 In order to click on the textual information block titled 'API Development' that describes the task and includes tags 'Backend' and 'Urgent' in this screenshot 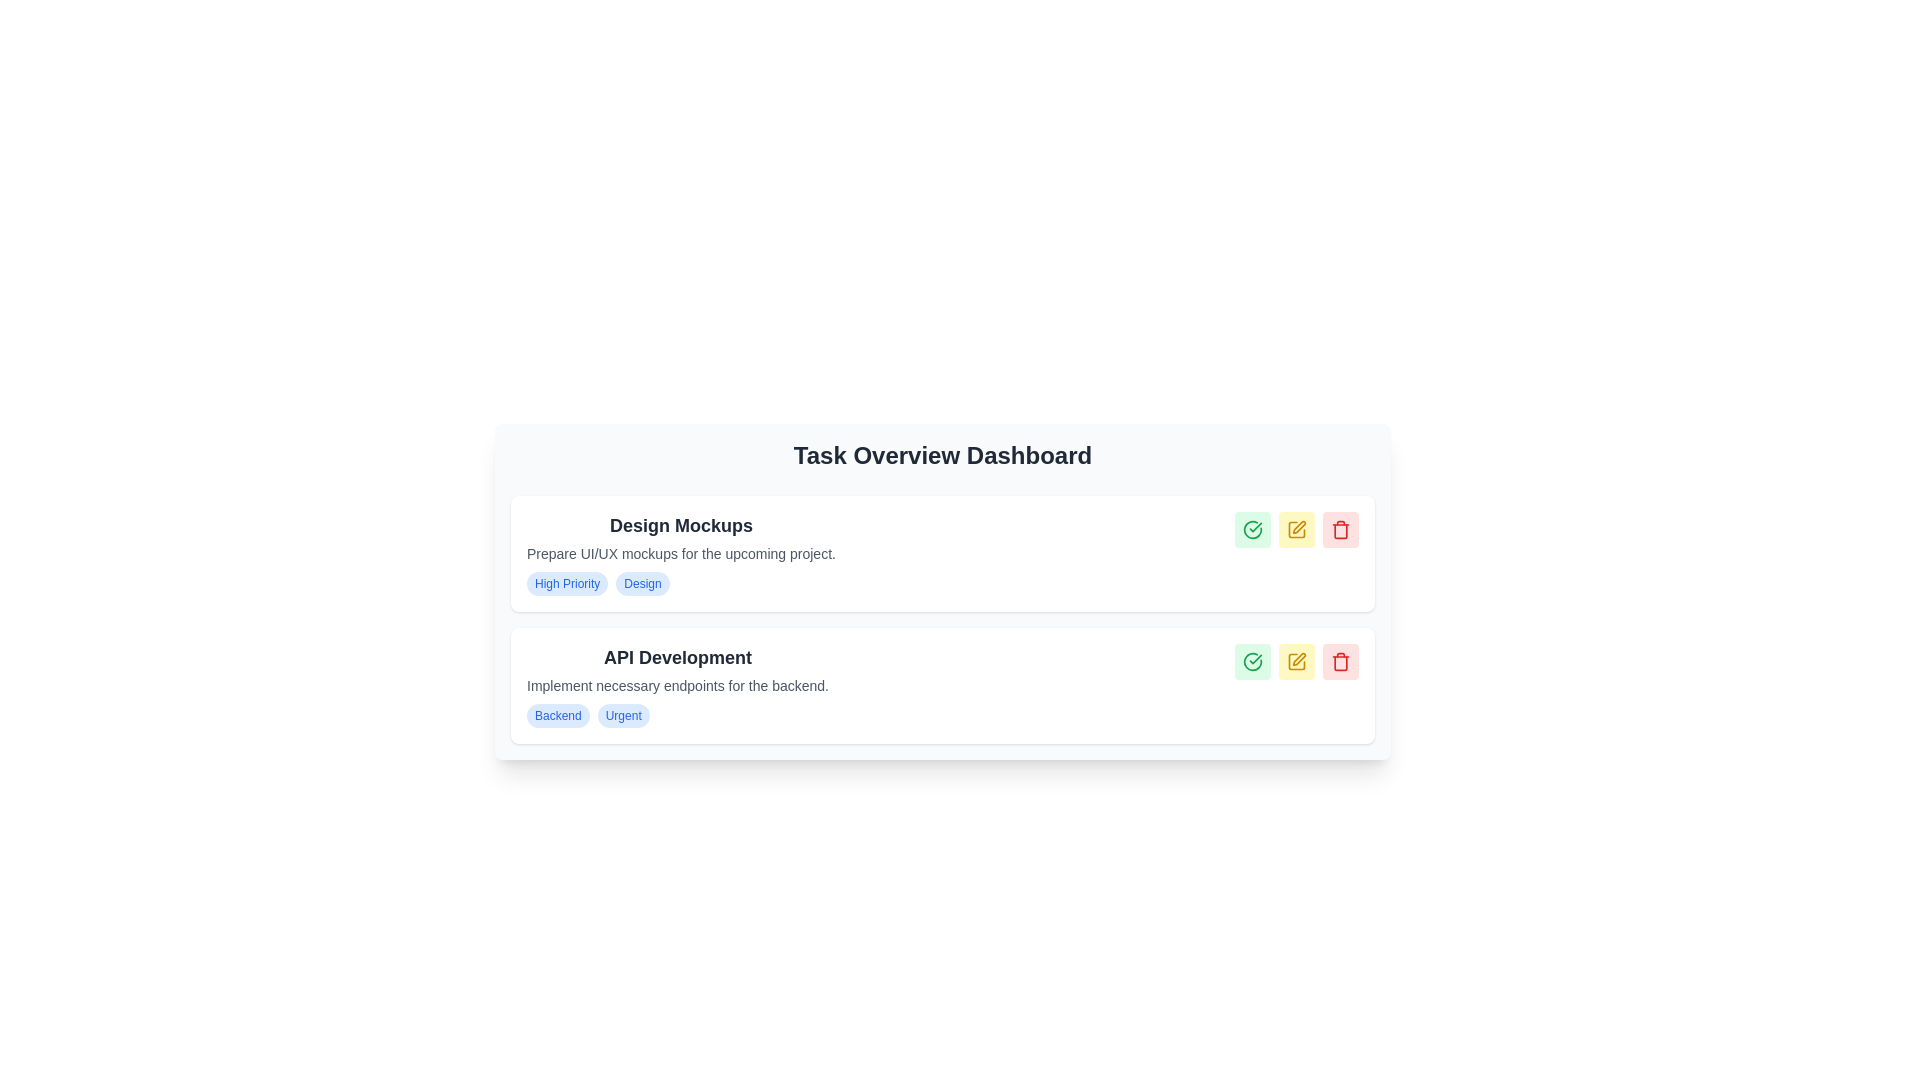, I will do `click(677, 685)`.